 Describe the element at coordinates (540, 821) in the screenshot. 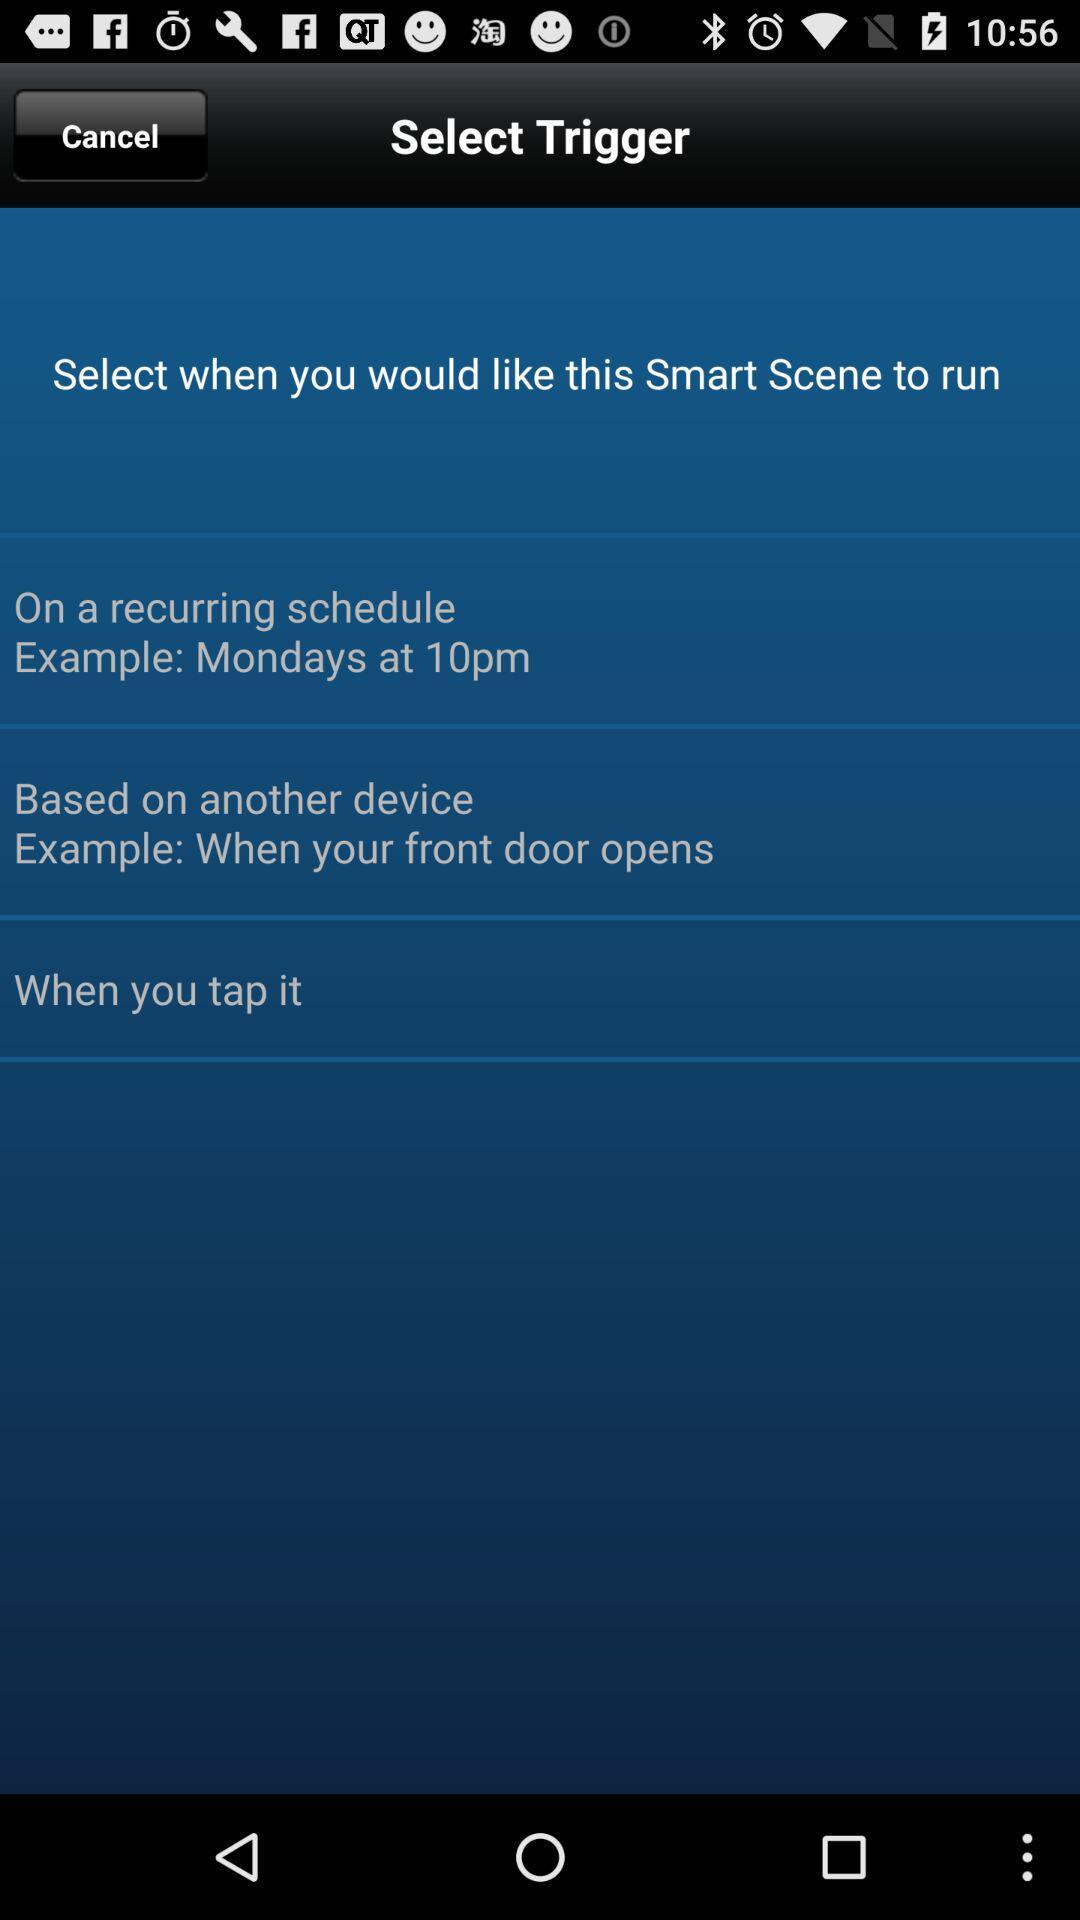

I see `the based on another` at that location.